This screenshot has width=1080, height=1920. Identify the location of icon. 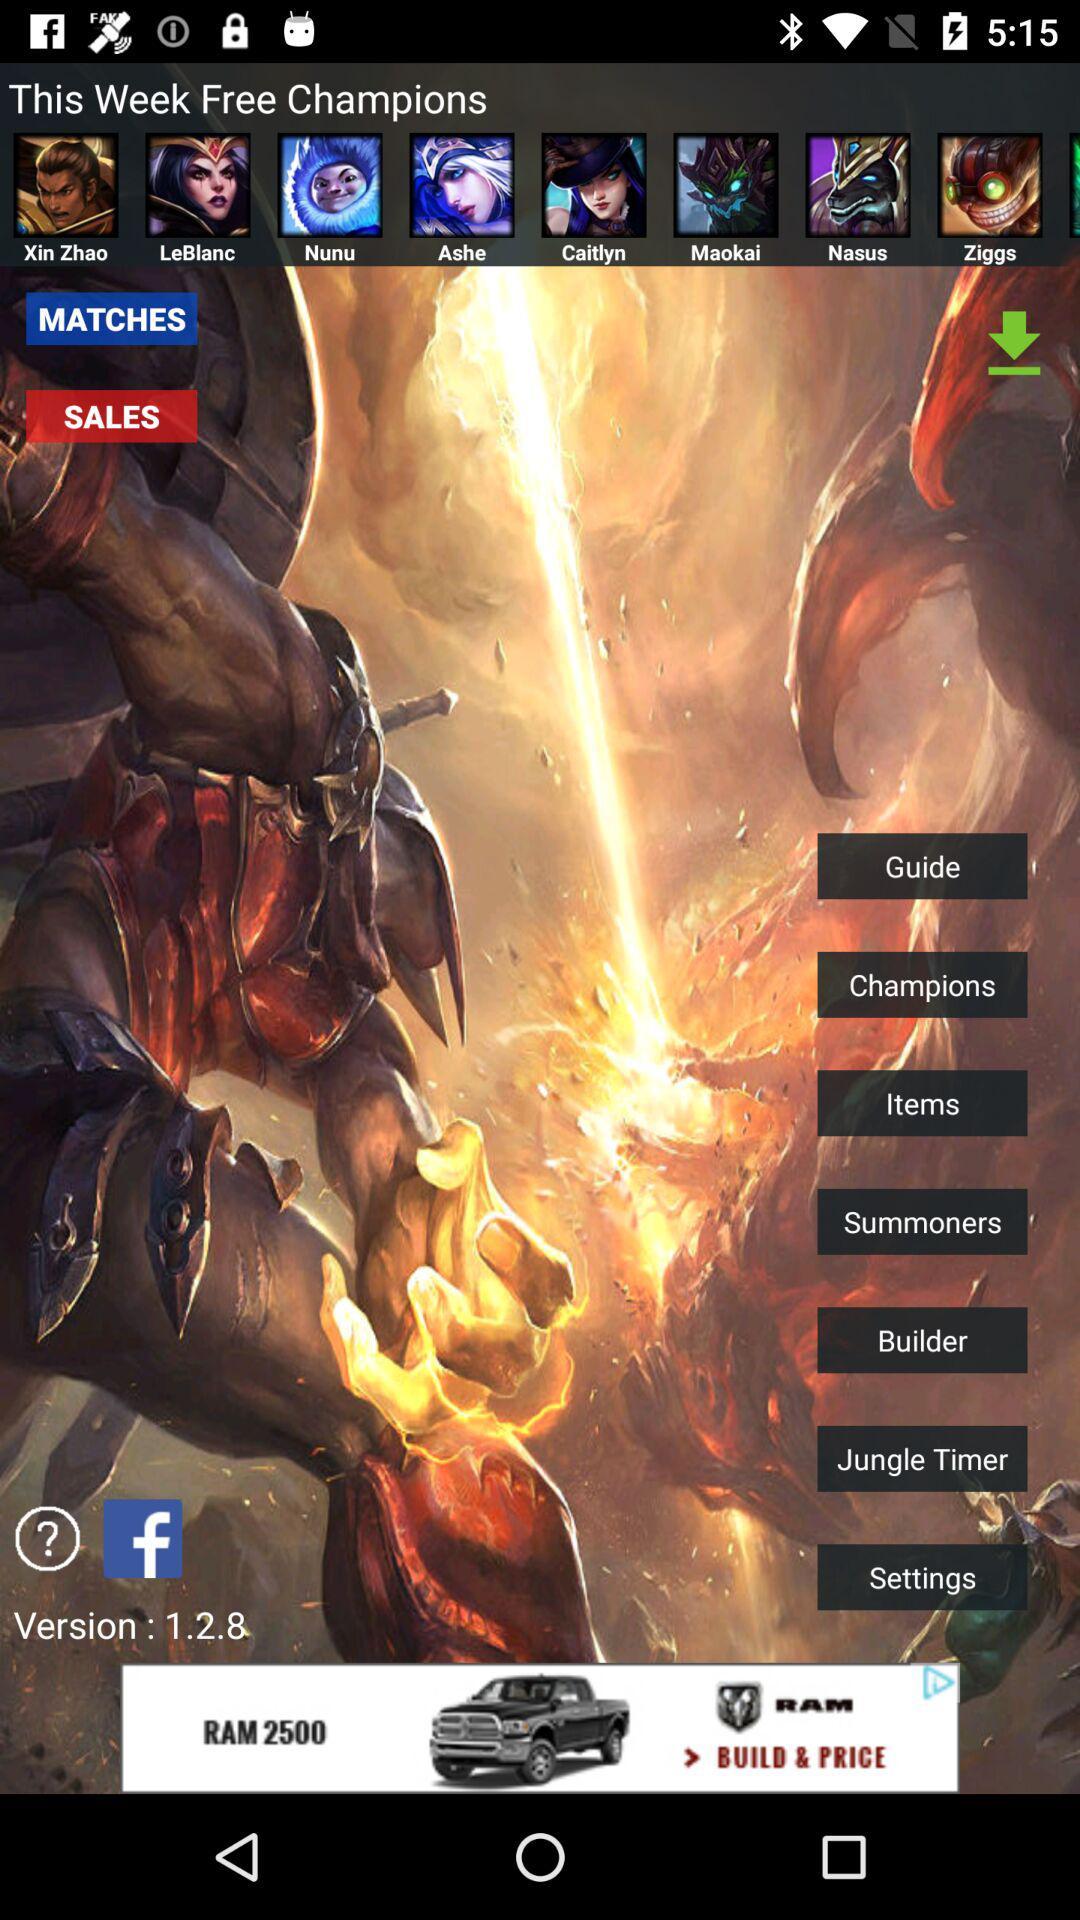
(46, 1537).